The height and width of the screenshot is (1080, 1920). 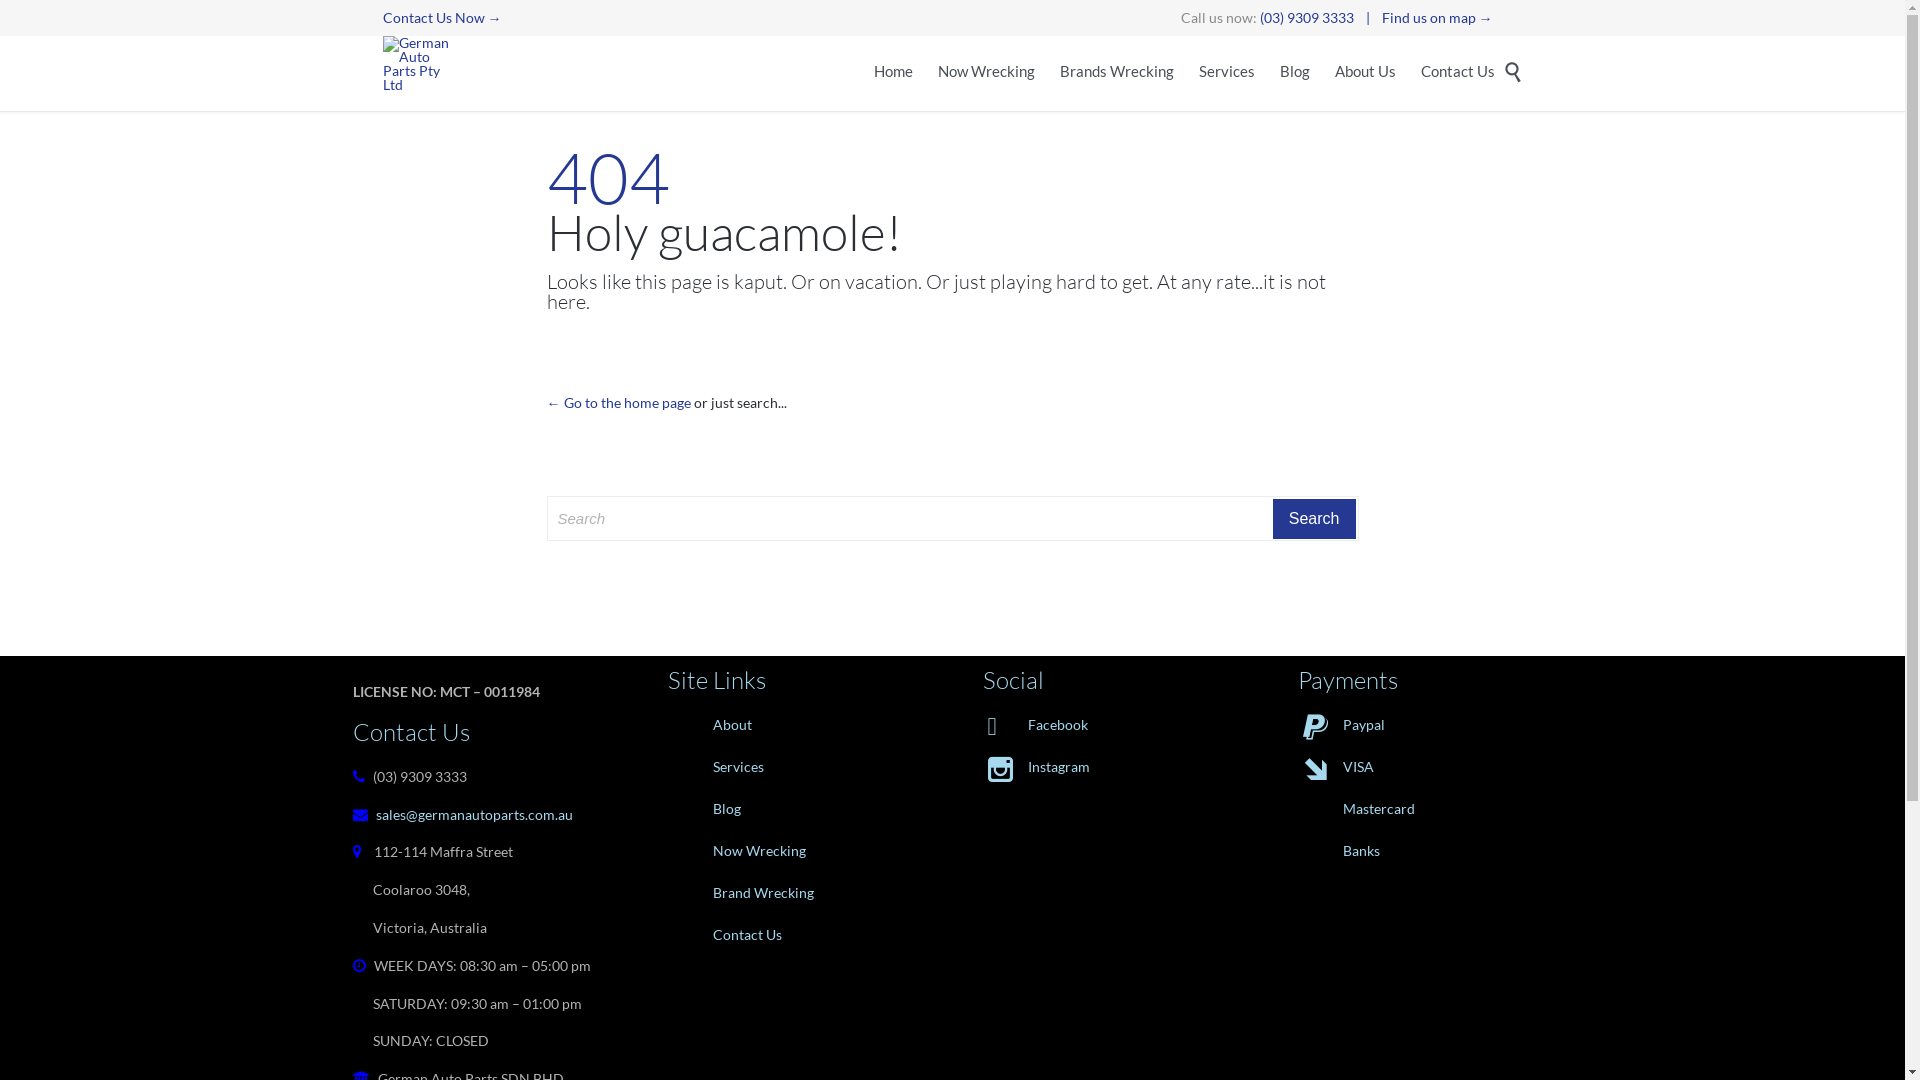 What do you see at coordinates (419, 63) in the screenshot?
I see `'German Auto Parts Pty Ltd'` at bounding box center [419, 63].